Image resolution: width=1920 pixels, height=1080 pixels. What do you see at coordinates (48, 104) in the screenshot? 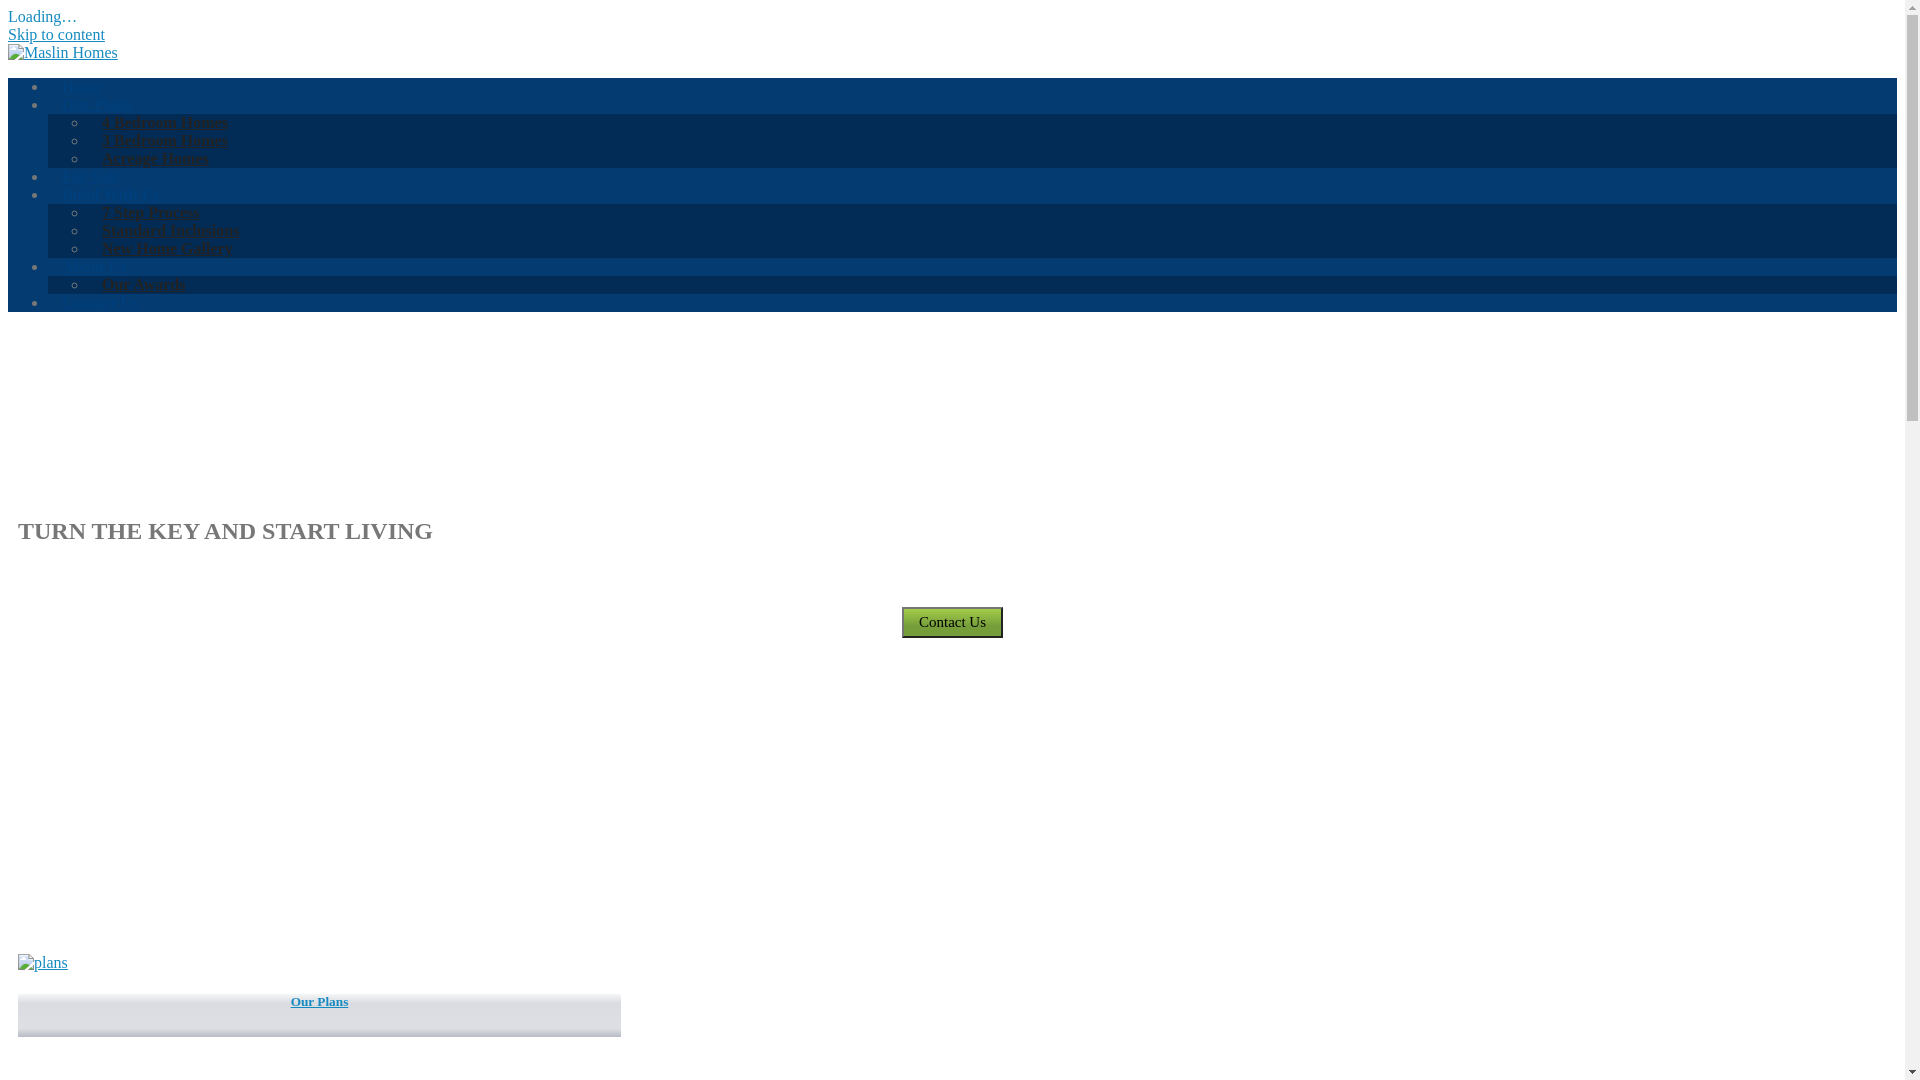
I see `'Our Plans'` at bounding box center [48, 104].